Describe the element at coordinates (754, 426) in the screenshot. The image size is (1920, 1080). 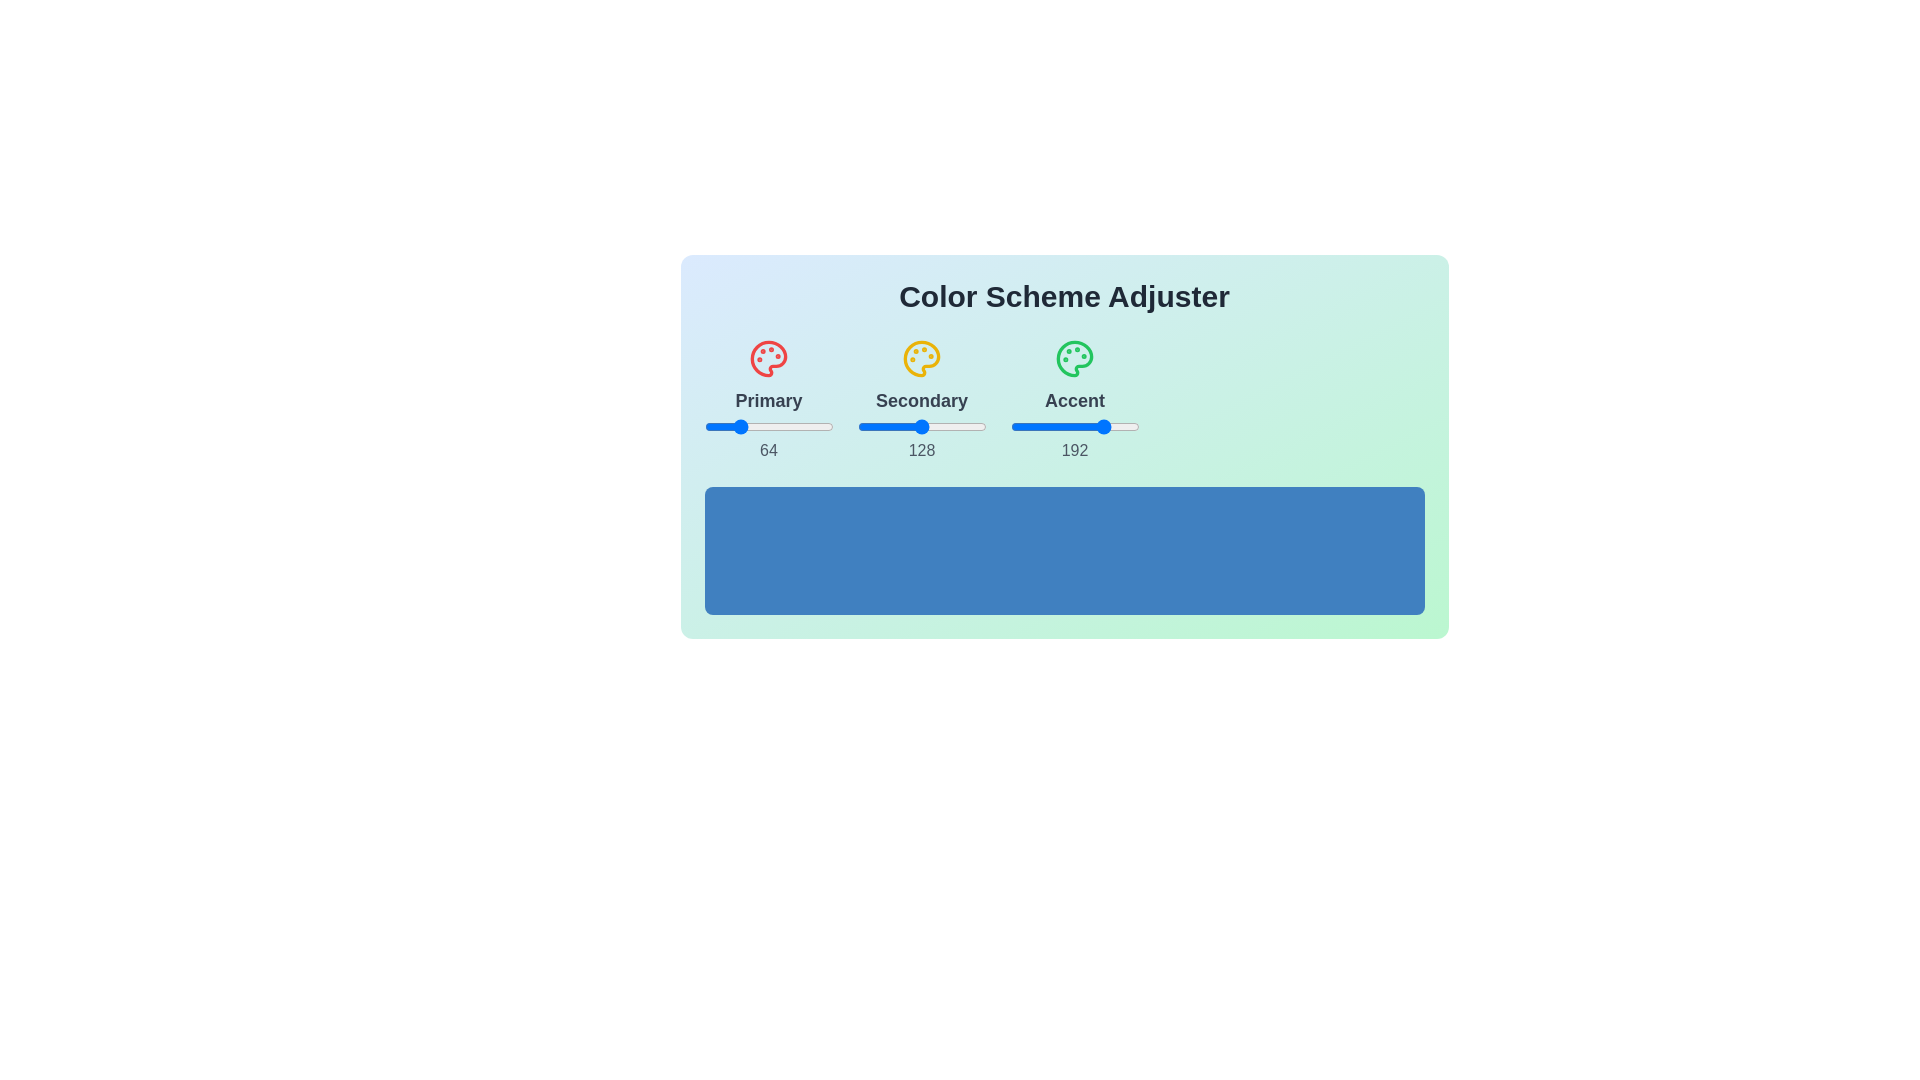
I see `the 1 slider to 100` at that location.